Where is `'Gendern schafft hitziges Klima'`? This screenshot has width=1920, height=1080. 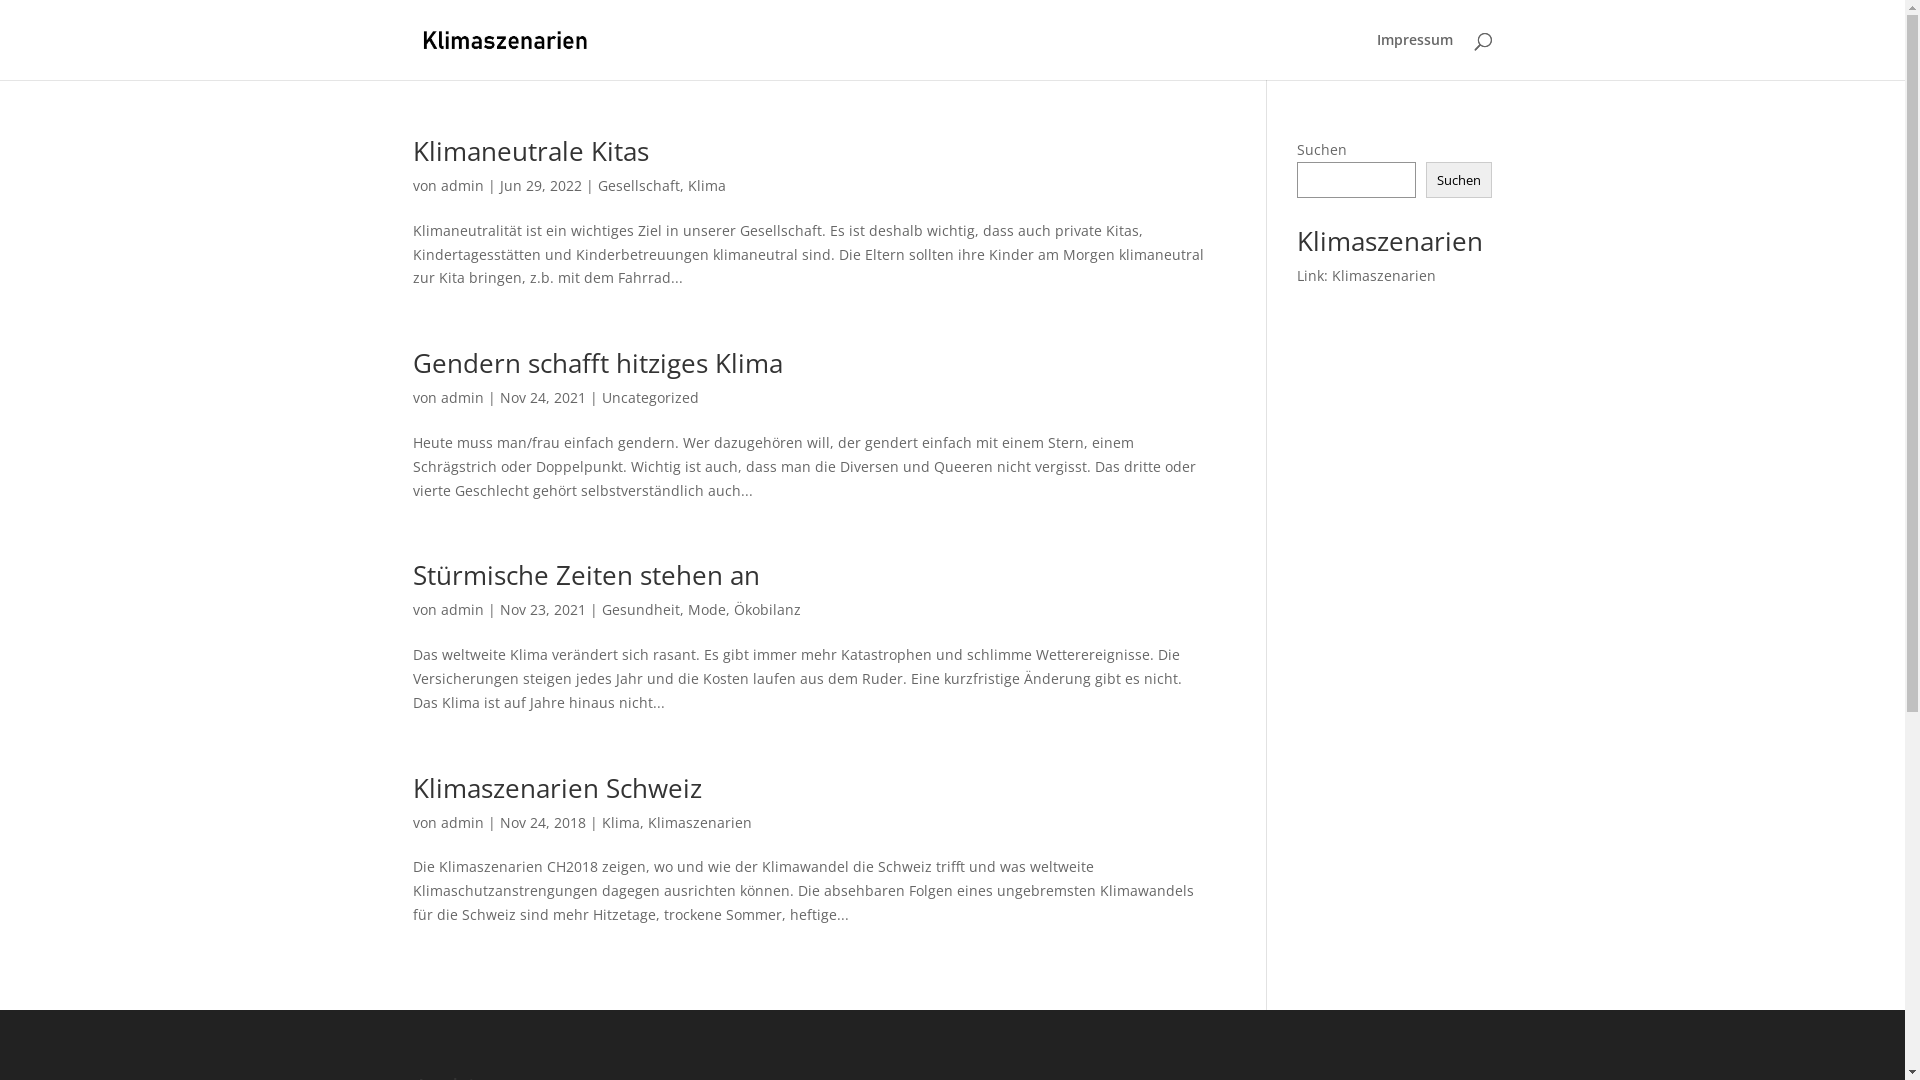 'Gendern schafft hitziges Klima' is located at coordinates (595, 362).